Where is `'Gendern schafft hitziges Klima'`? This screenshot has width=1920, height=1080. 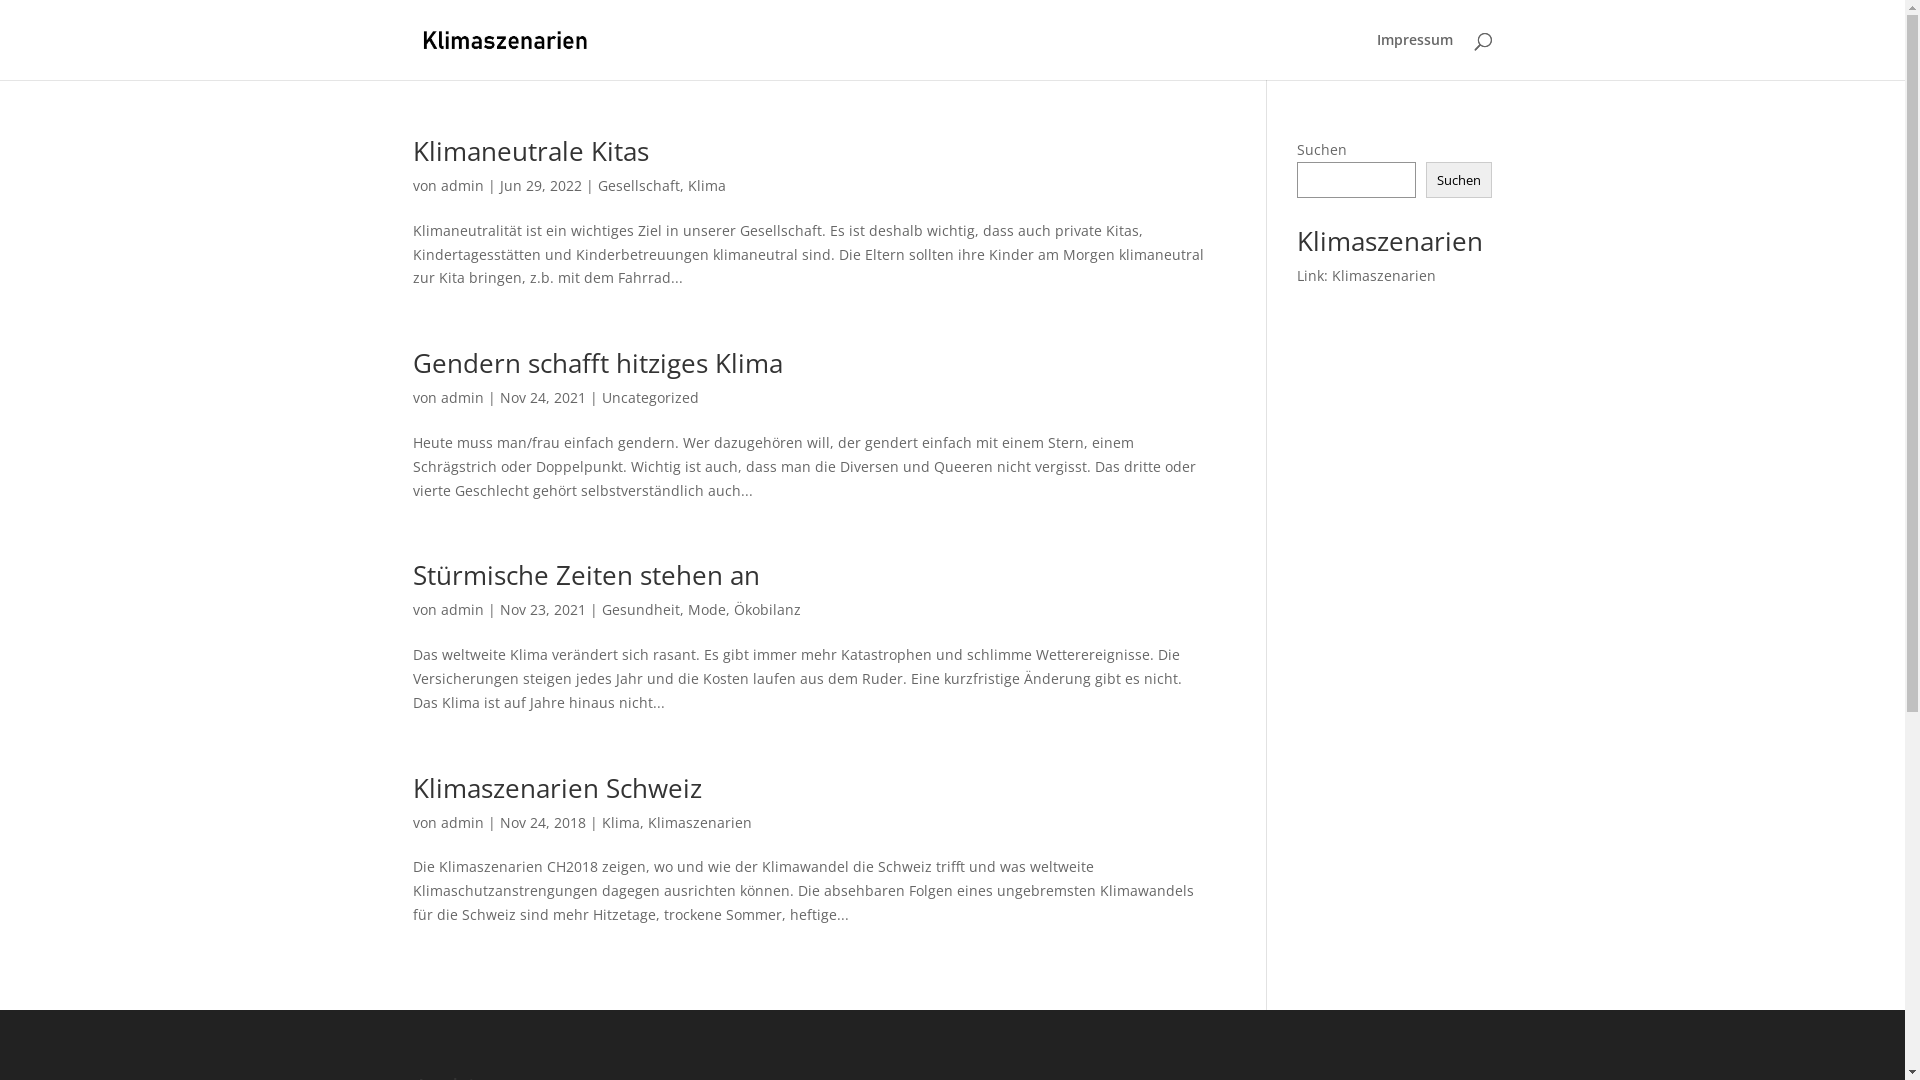 'Gendern schafft hitziges Klima' is located at coordinates (595, 362).